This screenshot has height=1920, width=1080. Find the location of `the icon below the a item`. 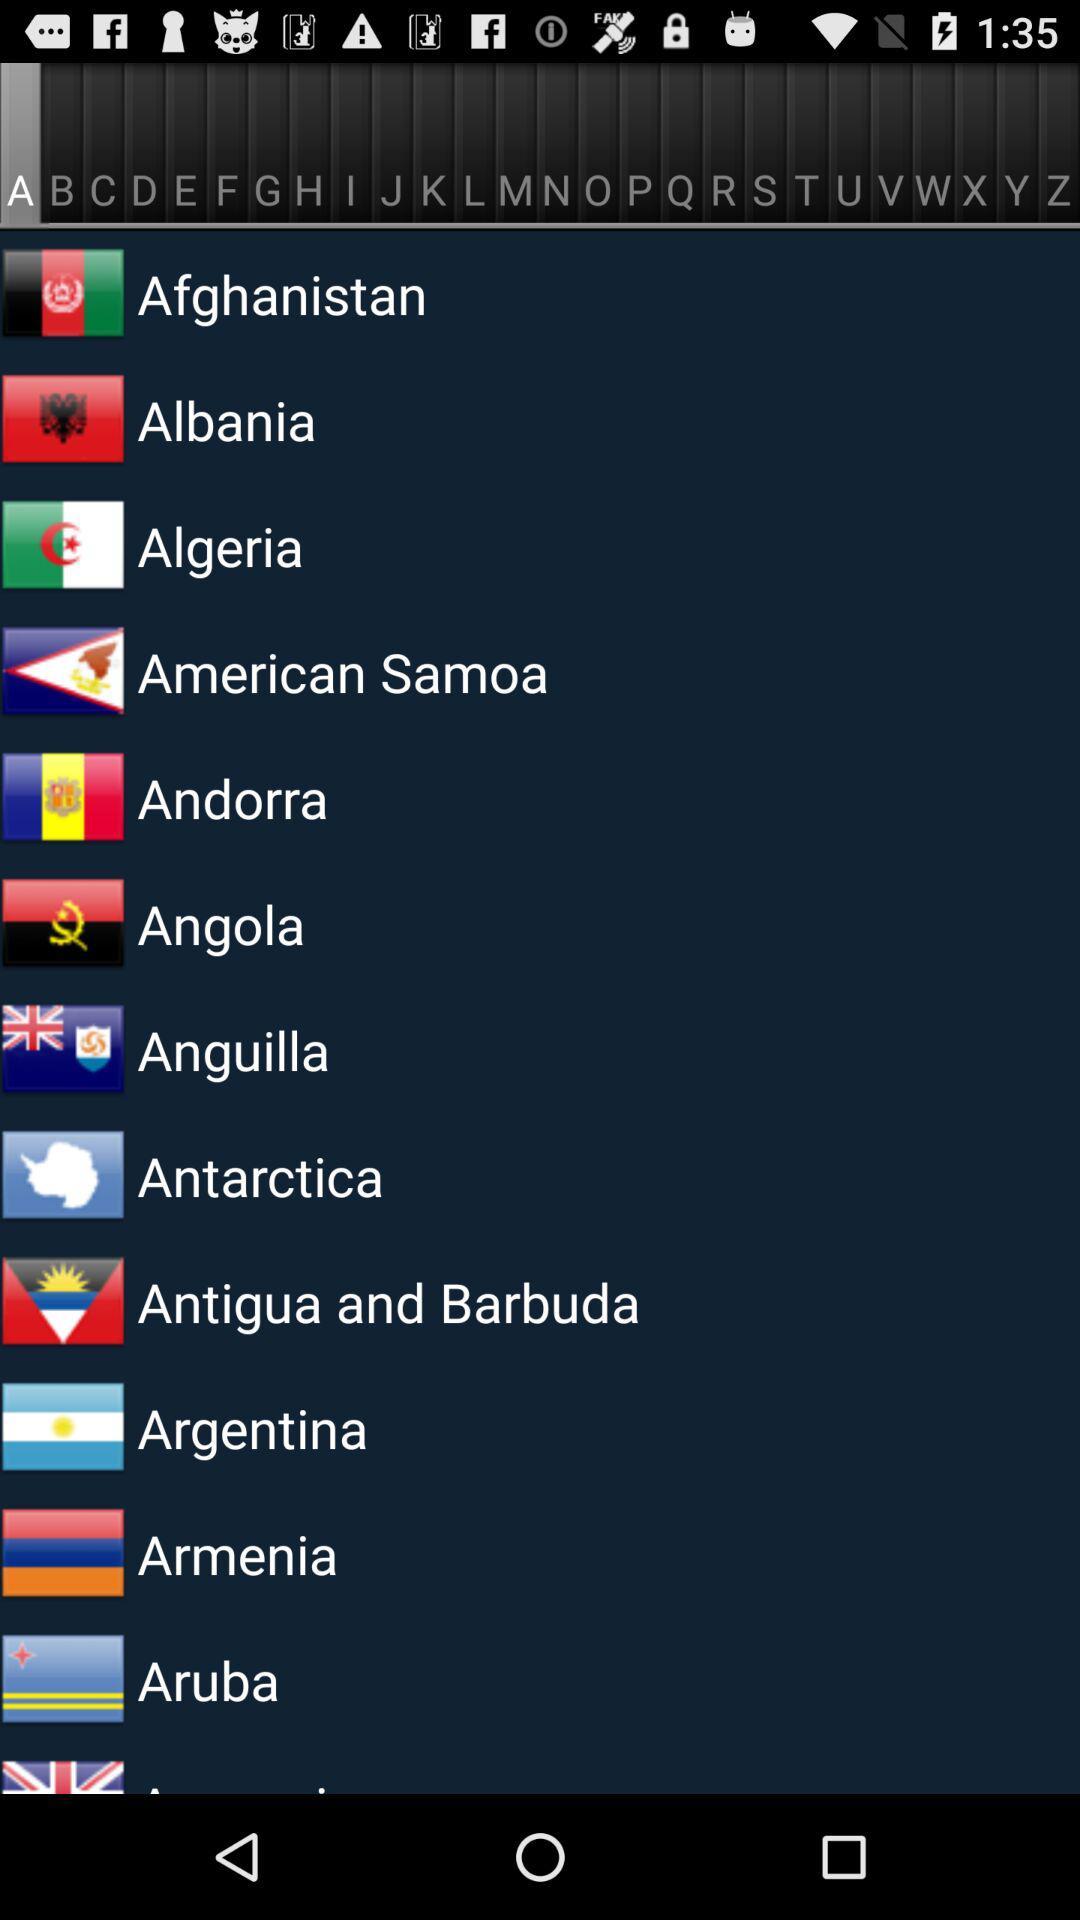

the icon below the a item is located at coordinates (61, 292).